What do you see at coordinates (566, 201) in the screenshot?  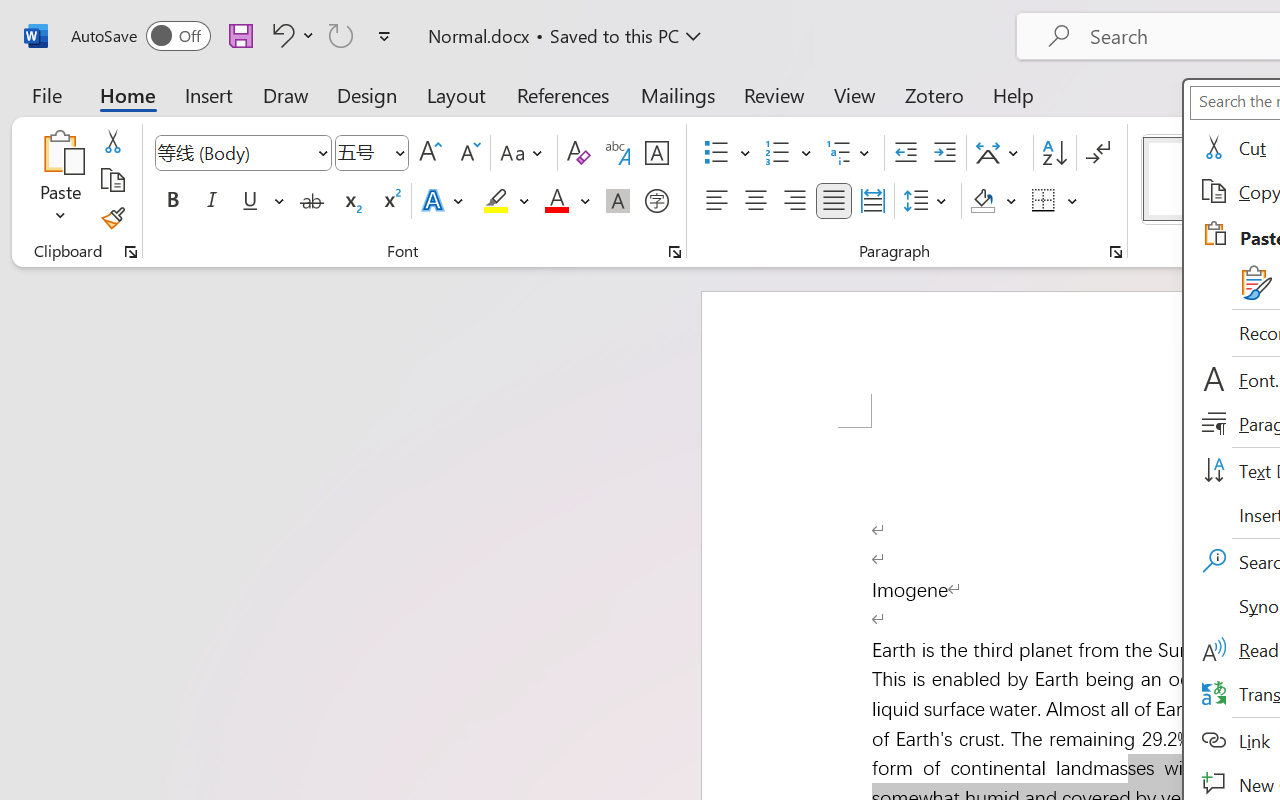 I see `'Font Color'` at bounding box center [566, 201].